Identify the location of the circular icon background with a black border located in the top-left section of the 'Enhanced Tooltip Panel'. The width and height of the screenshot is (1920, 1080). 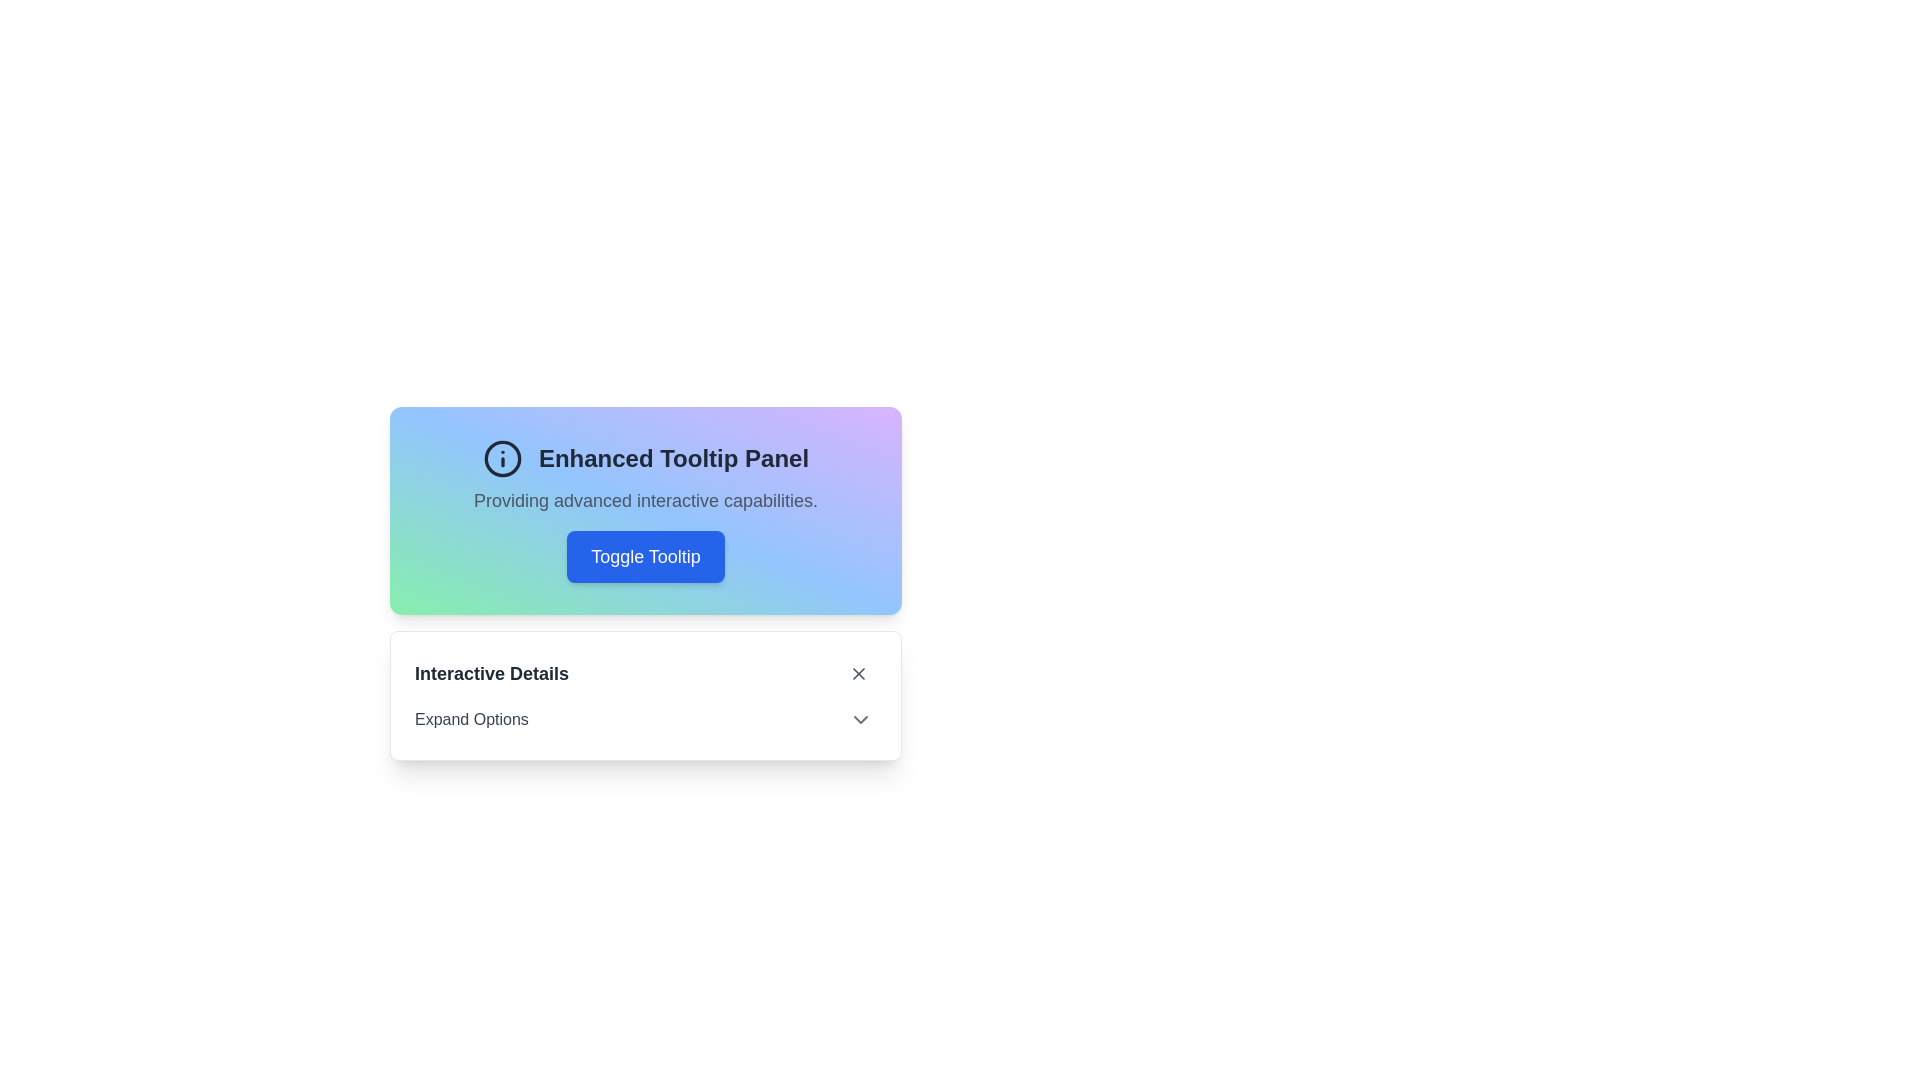
(502, 459).